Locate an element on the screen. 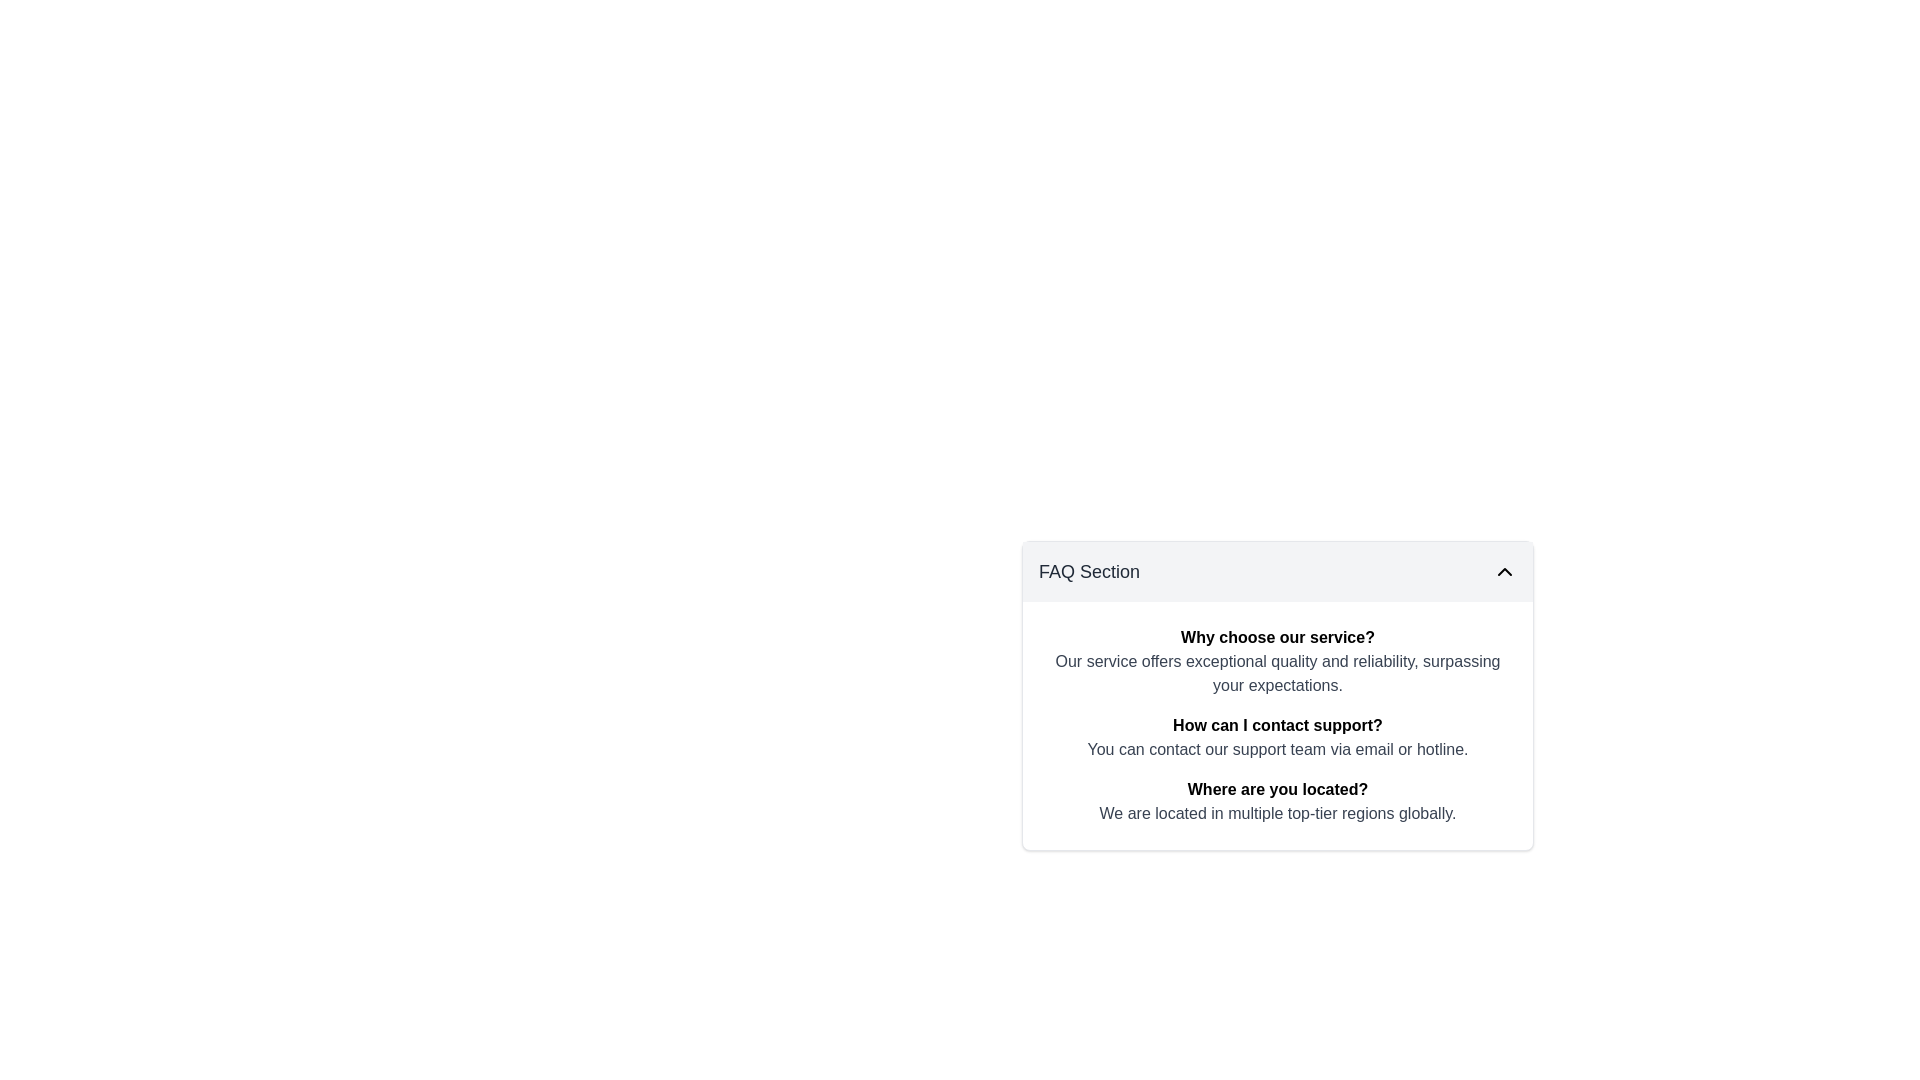 Image resolution: width=1920 pixels, height=1080 pixels. the text element that provides information about the locations, positioned at the bottom of the FAQ layout following 'Where are you located?' is located at coordinates (1276, 813).